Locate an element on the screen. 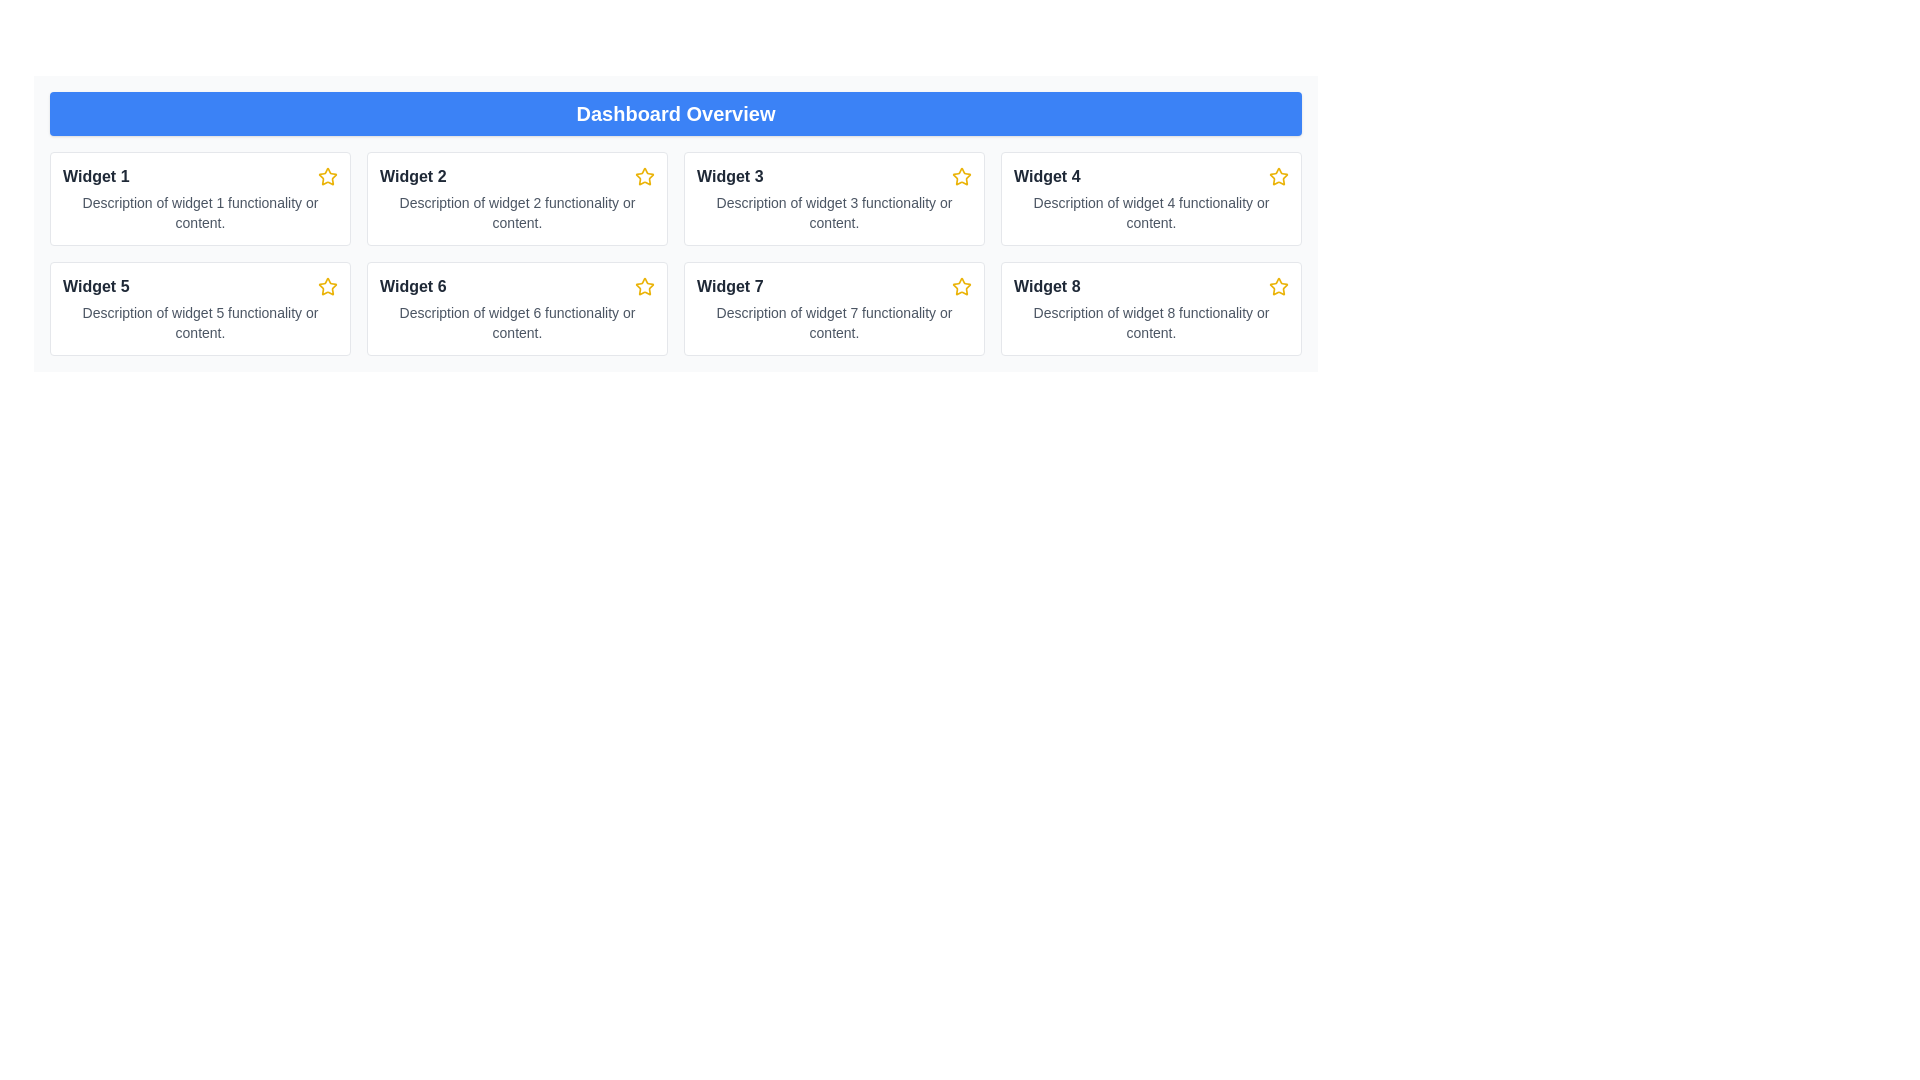  the favorite marker icon for the 'Widget 5' section is located at coordinates (327, 286).